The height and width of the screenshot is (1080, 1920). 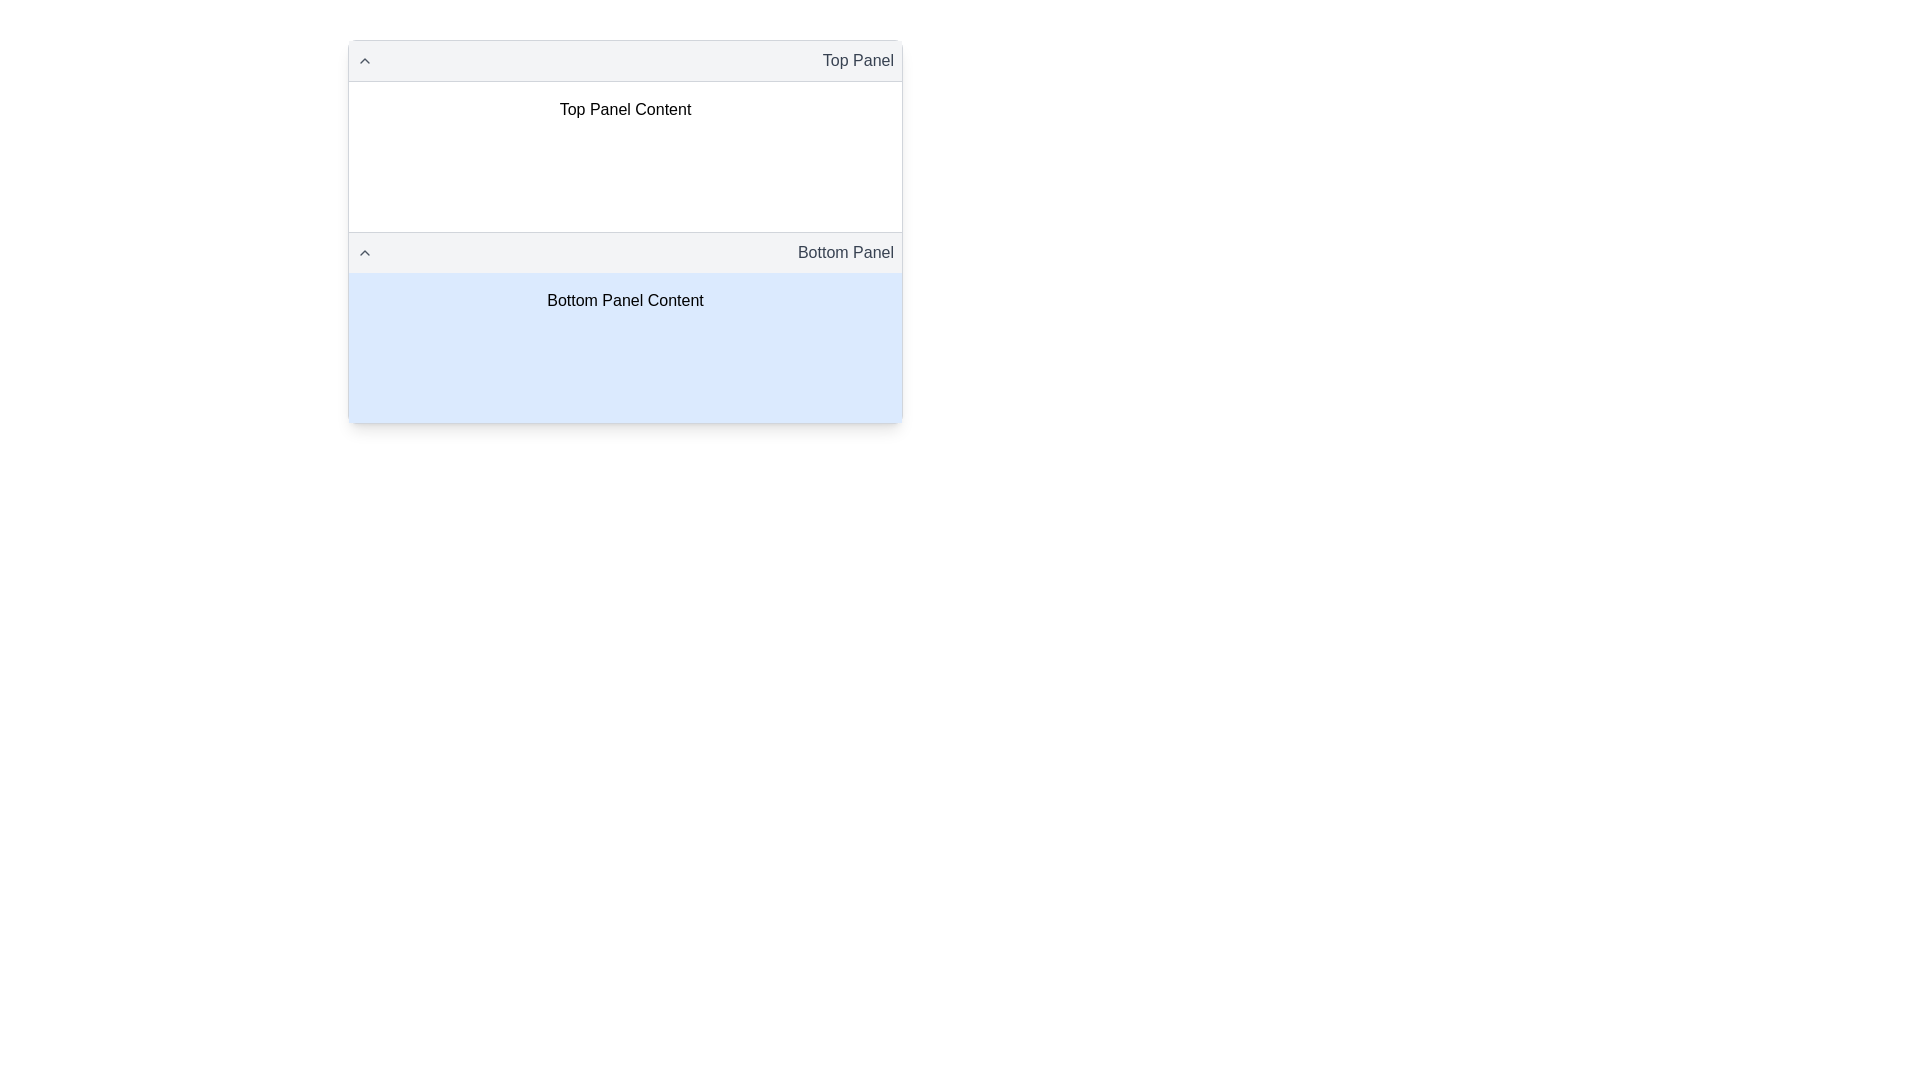 What do you see at coordinates (364, 60) in the screenshot?
I see `the upward-pointing chevron icon button in the Top Panel` at bounding box center [364, 60].